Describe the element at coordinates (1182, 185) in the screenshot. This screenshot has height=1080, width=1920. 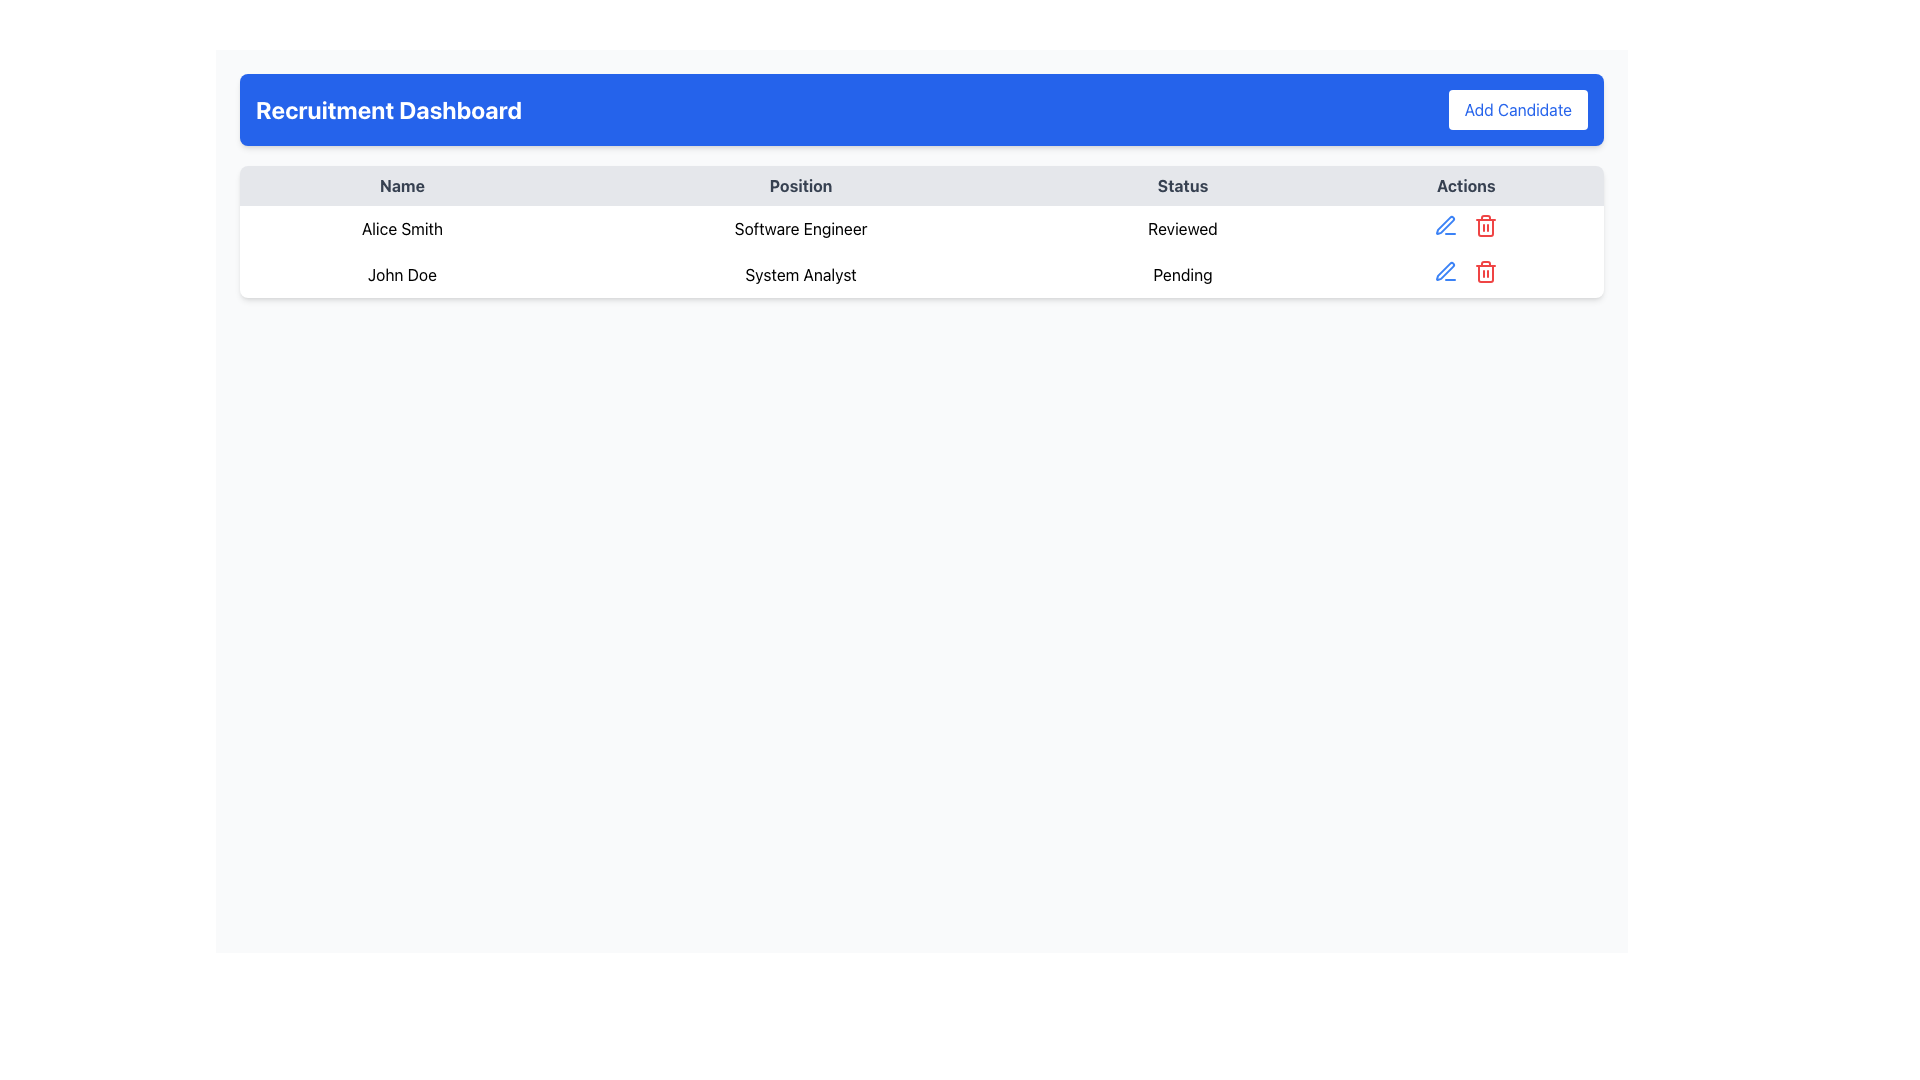
I see `the 'Status' text label, which is the third header in the table, located between 'Position' and 'Actions'` at that location.